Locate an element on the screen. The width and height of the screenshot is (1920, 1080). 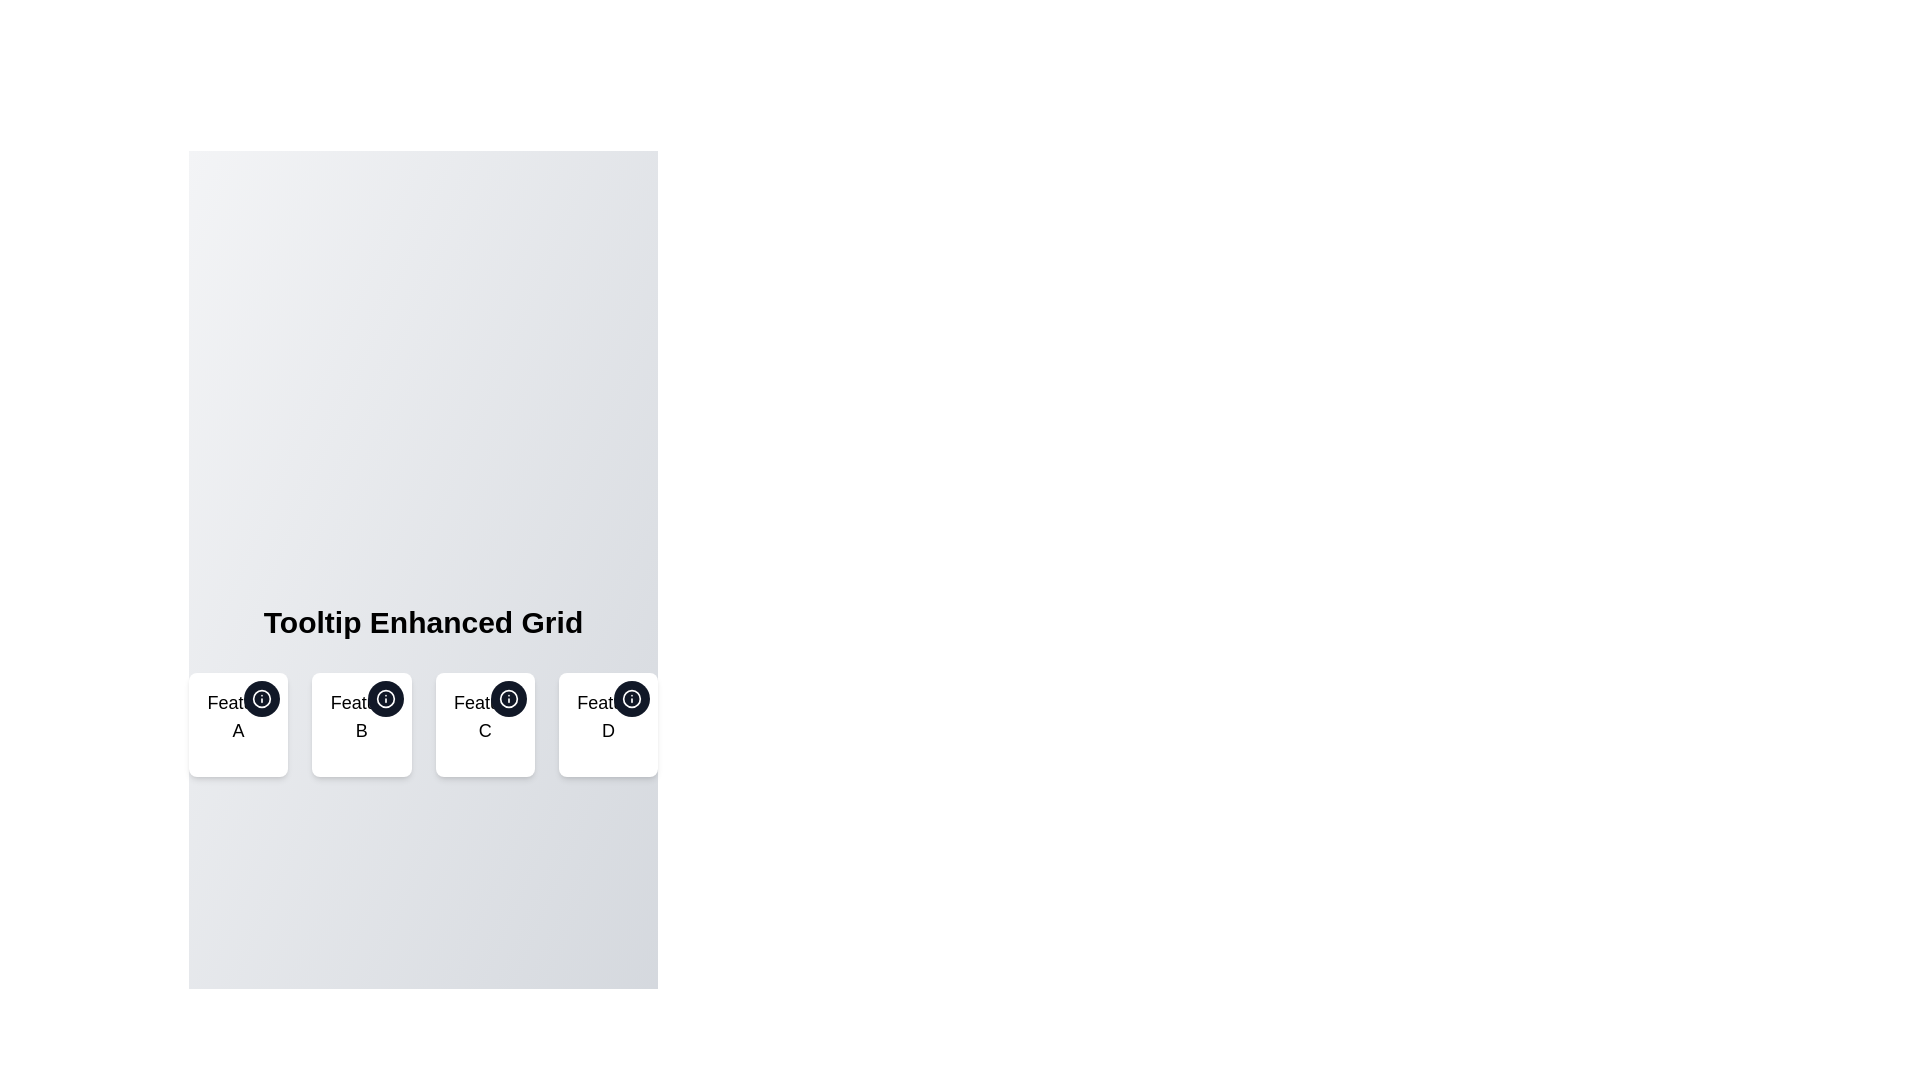
the circular 'info' icon located inside the button at the top-right corner of the 'Feat D' feature card is located at coordinates (631, 697).